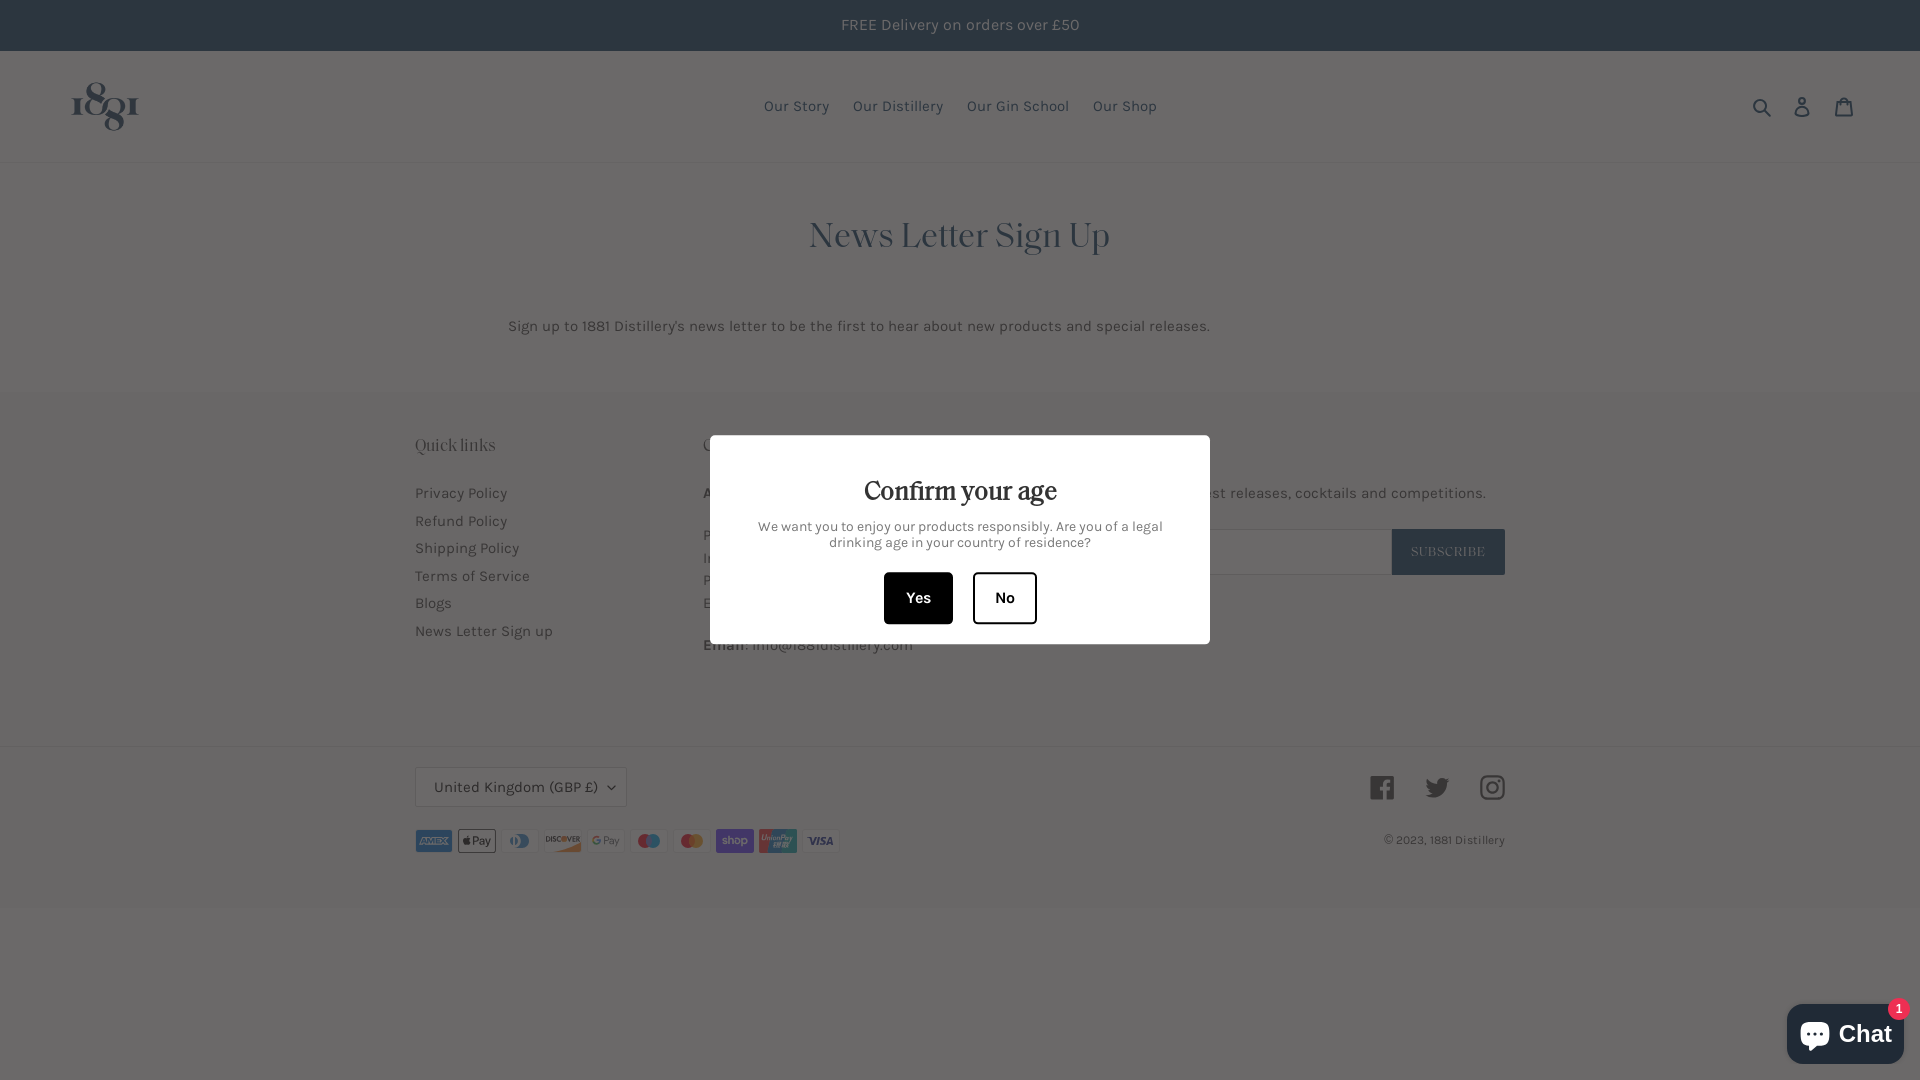 This screenshot has height=1080, width=1920. What do you see at coordinates (795, 106) in the screenshot?
I see `'Our Story'` at bounding box center [795, 106].